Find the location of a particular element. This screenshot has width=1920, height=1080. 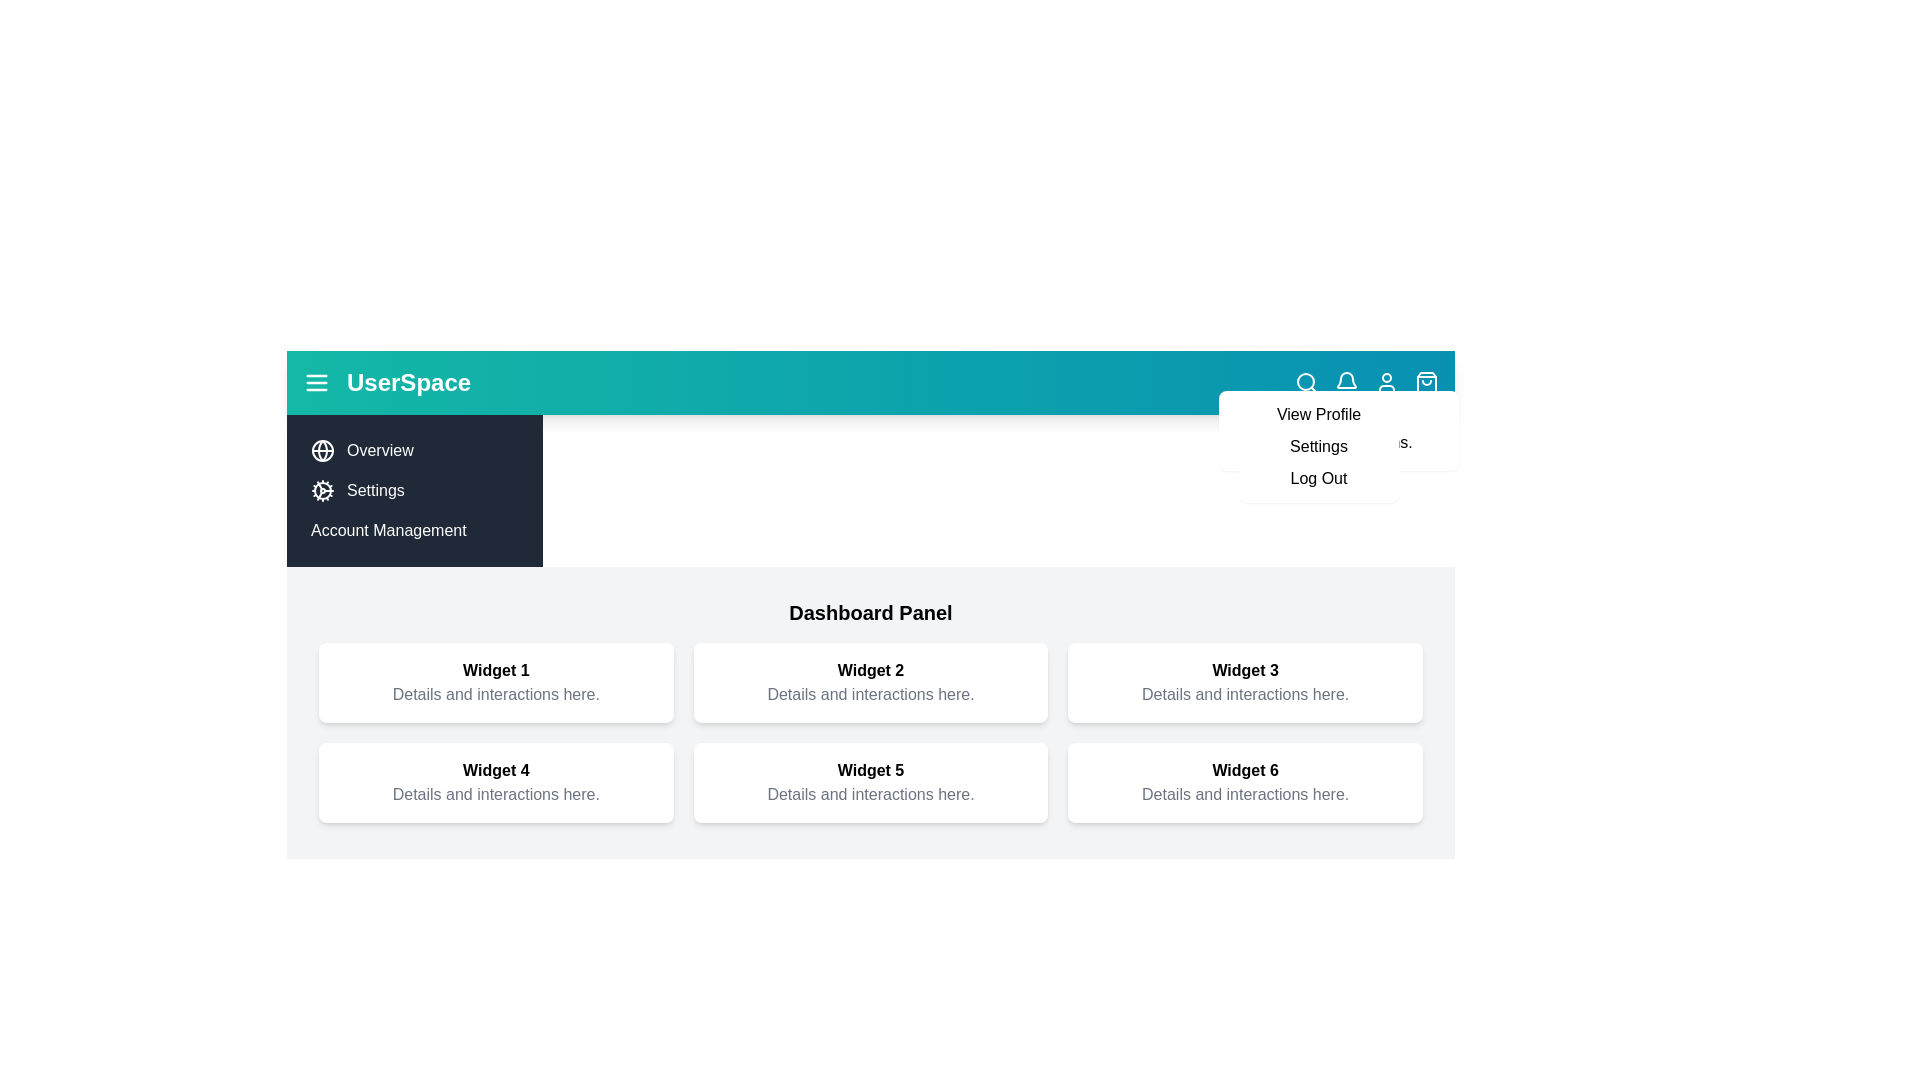

the details in the 'Widget 4' informational card, which is a rectangular card with a white background displaying the text 'Widget 4' in bold and subtext 'Details and interactions here.' is located at coordinates (496, 782).